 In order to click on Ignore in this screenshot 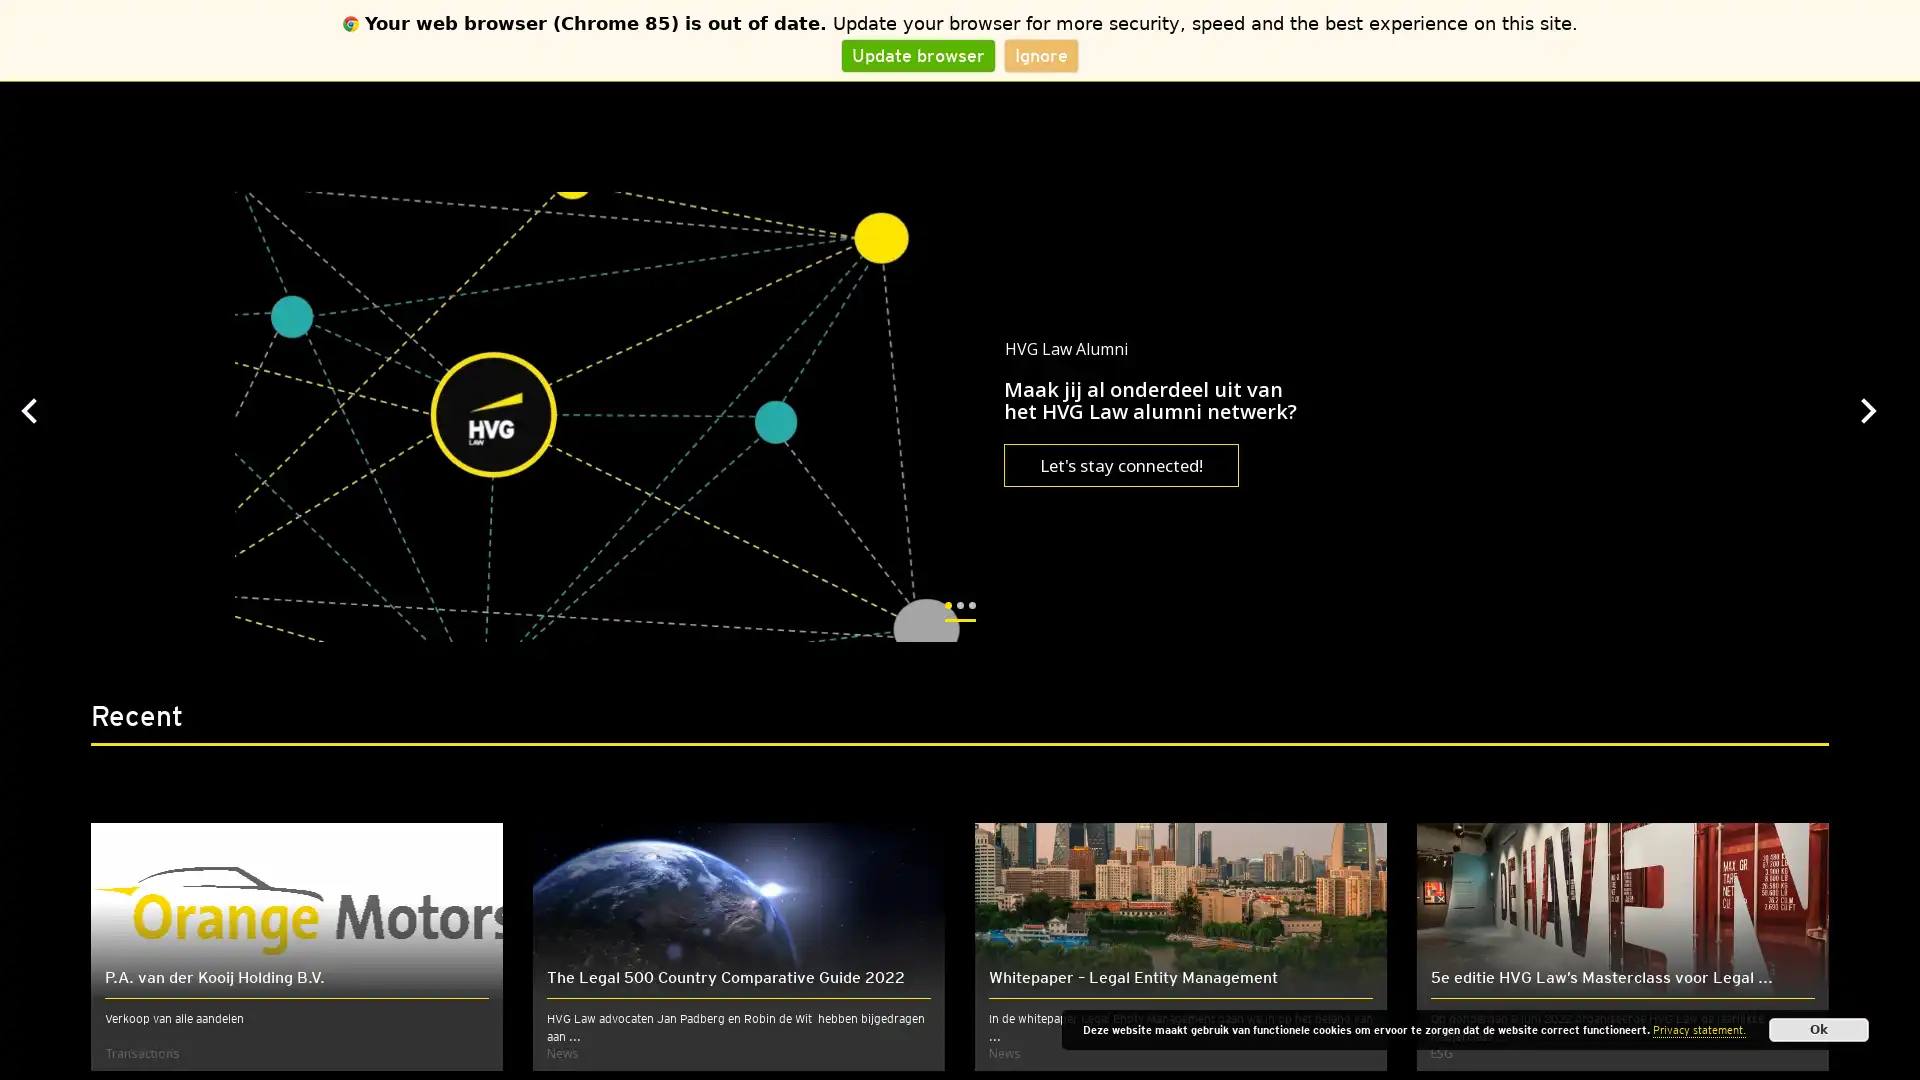, I will do `click(1040, 54)`.